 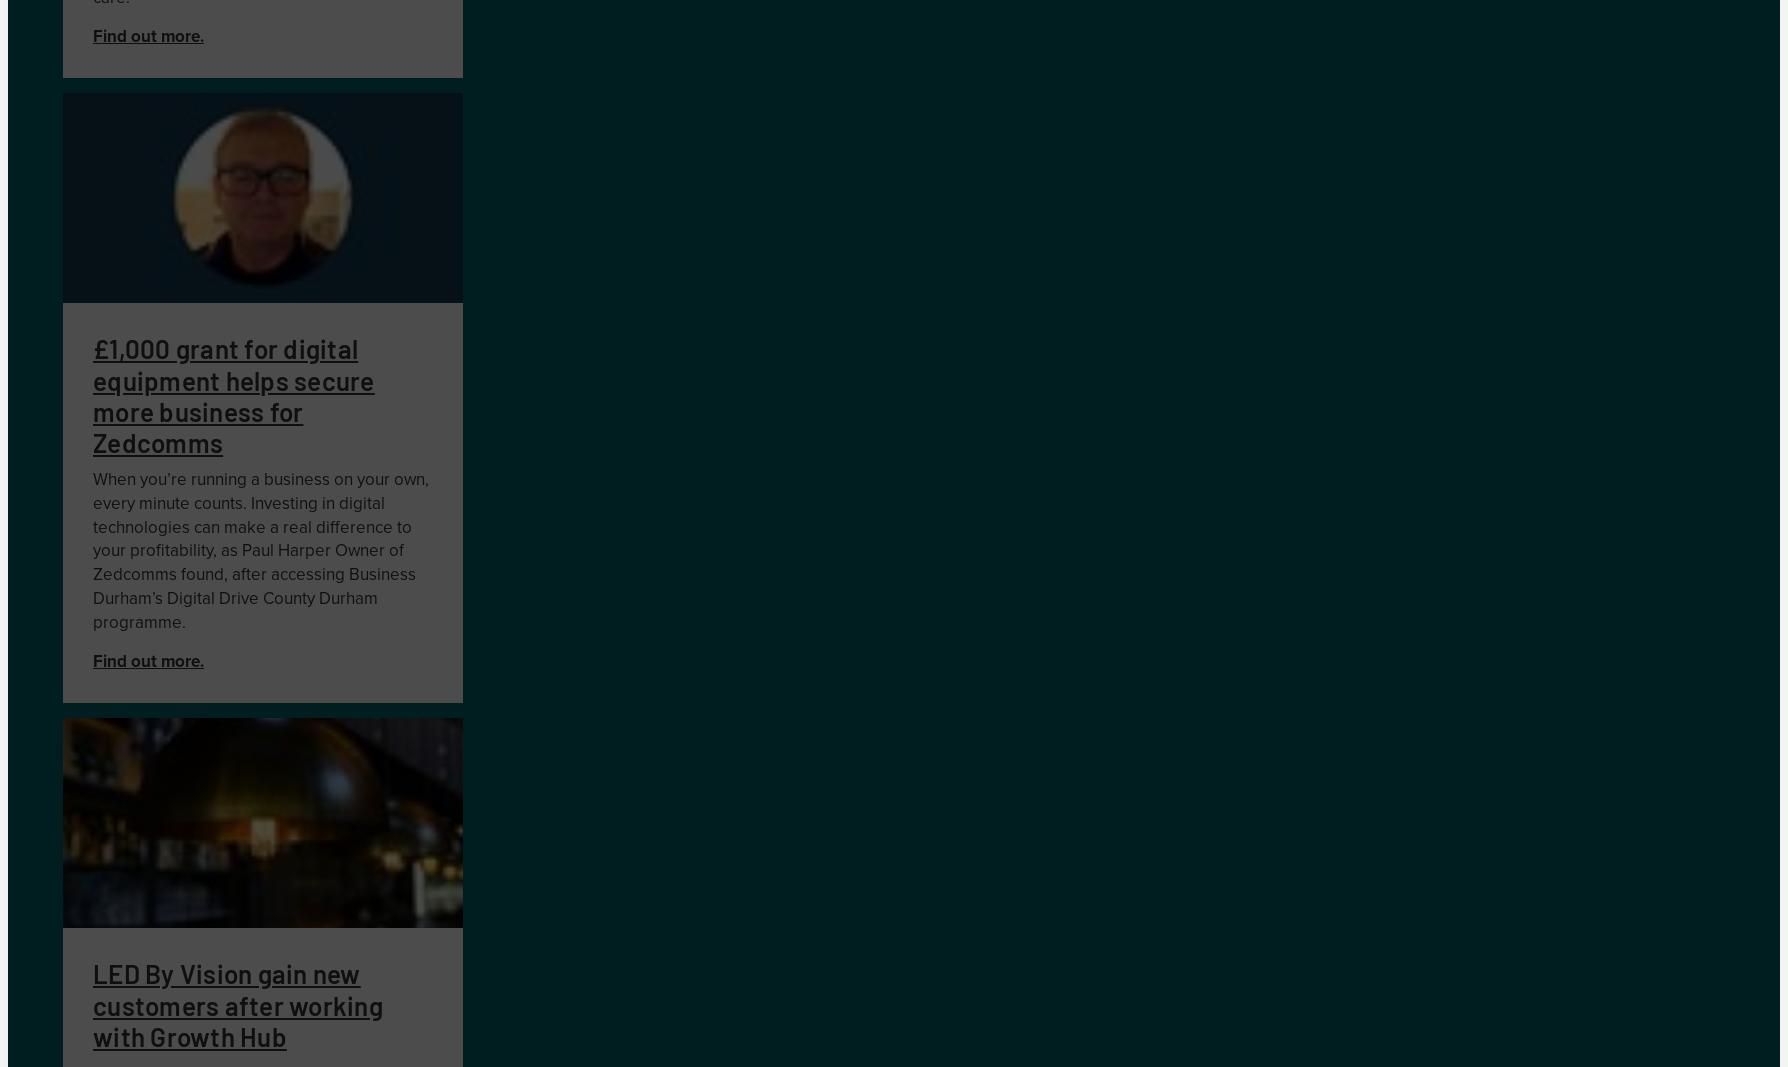 I want to click on 'omms found', so click(x=177, y=574).